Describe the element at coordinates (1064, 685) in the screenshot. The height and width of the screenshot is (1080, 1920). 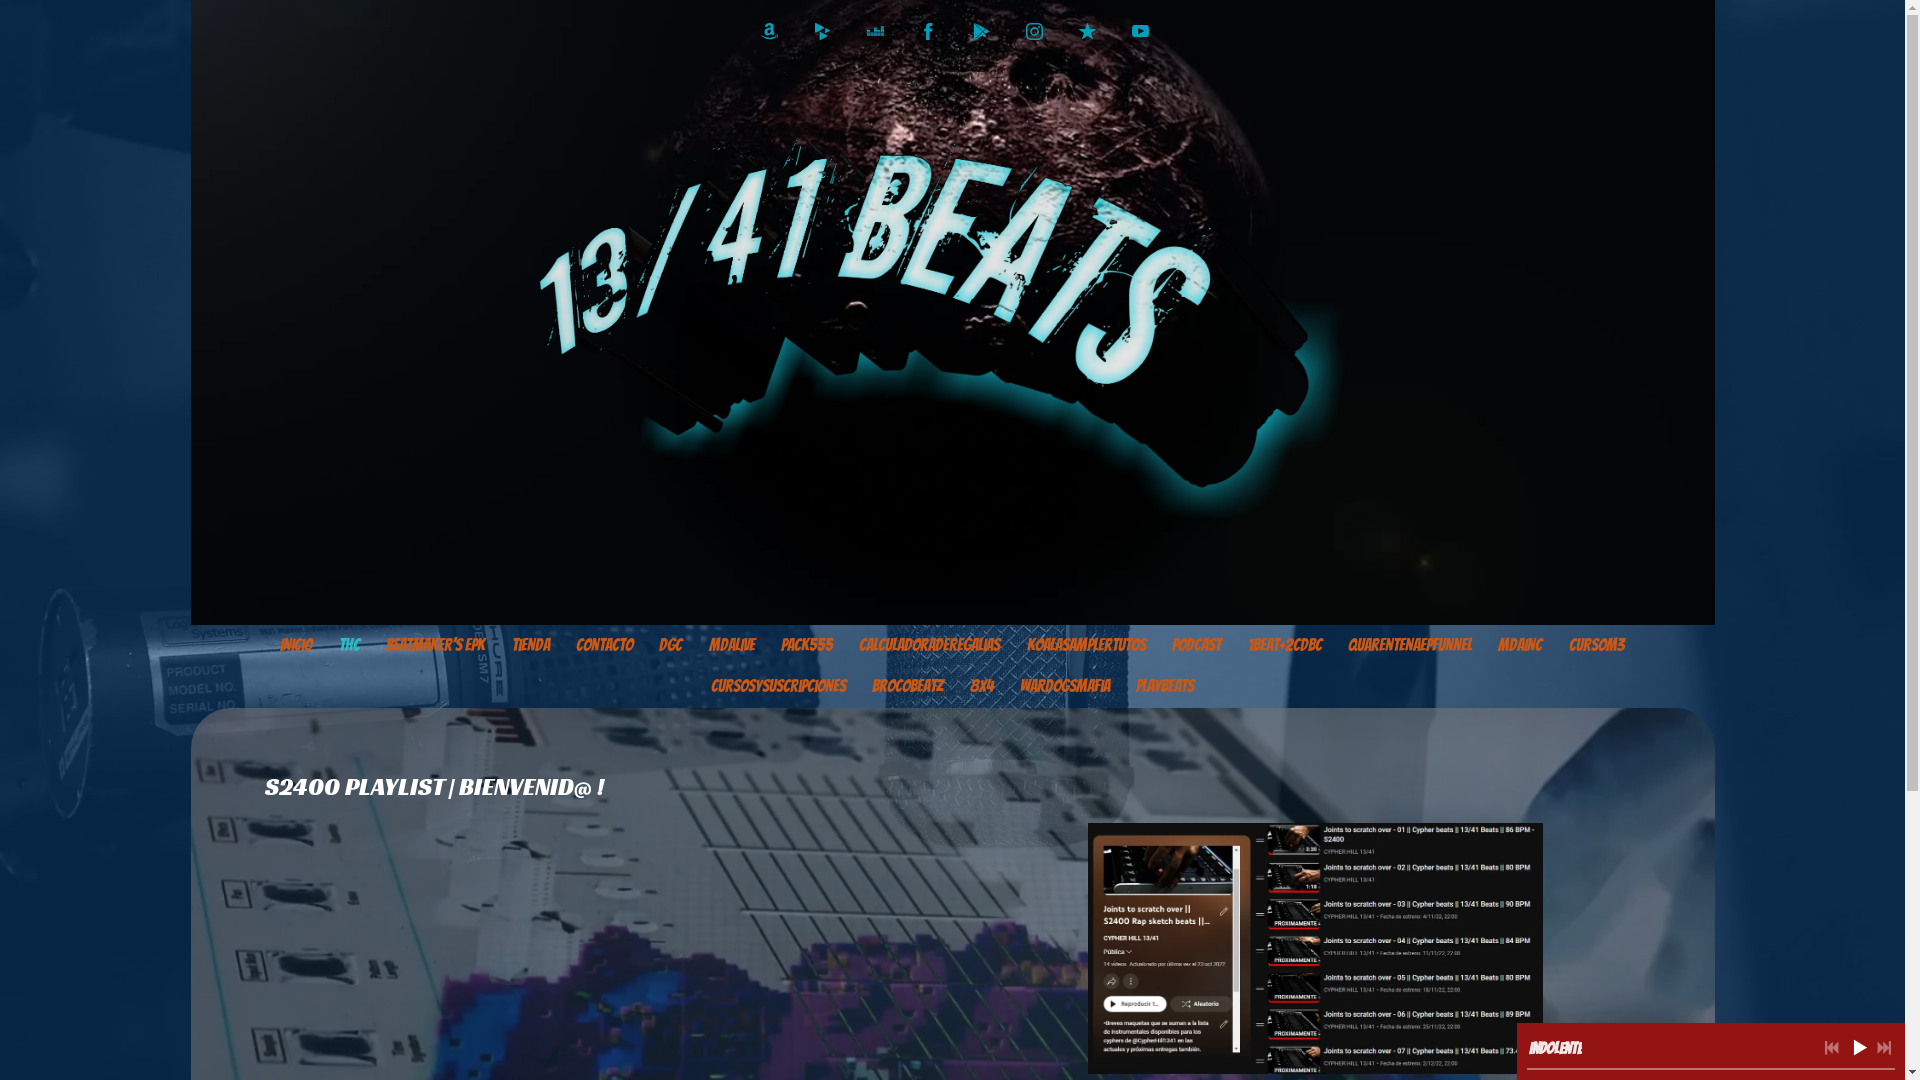
I see `'WarDogsMafia'` at that location.